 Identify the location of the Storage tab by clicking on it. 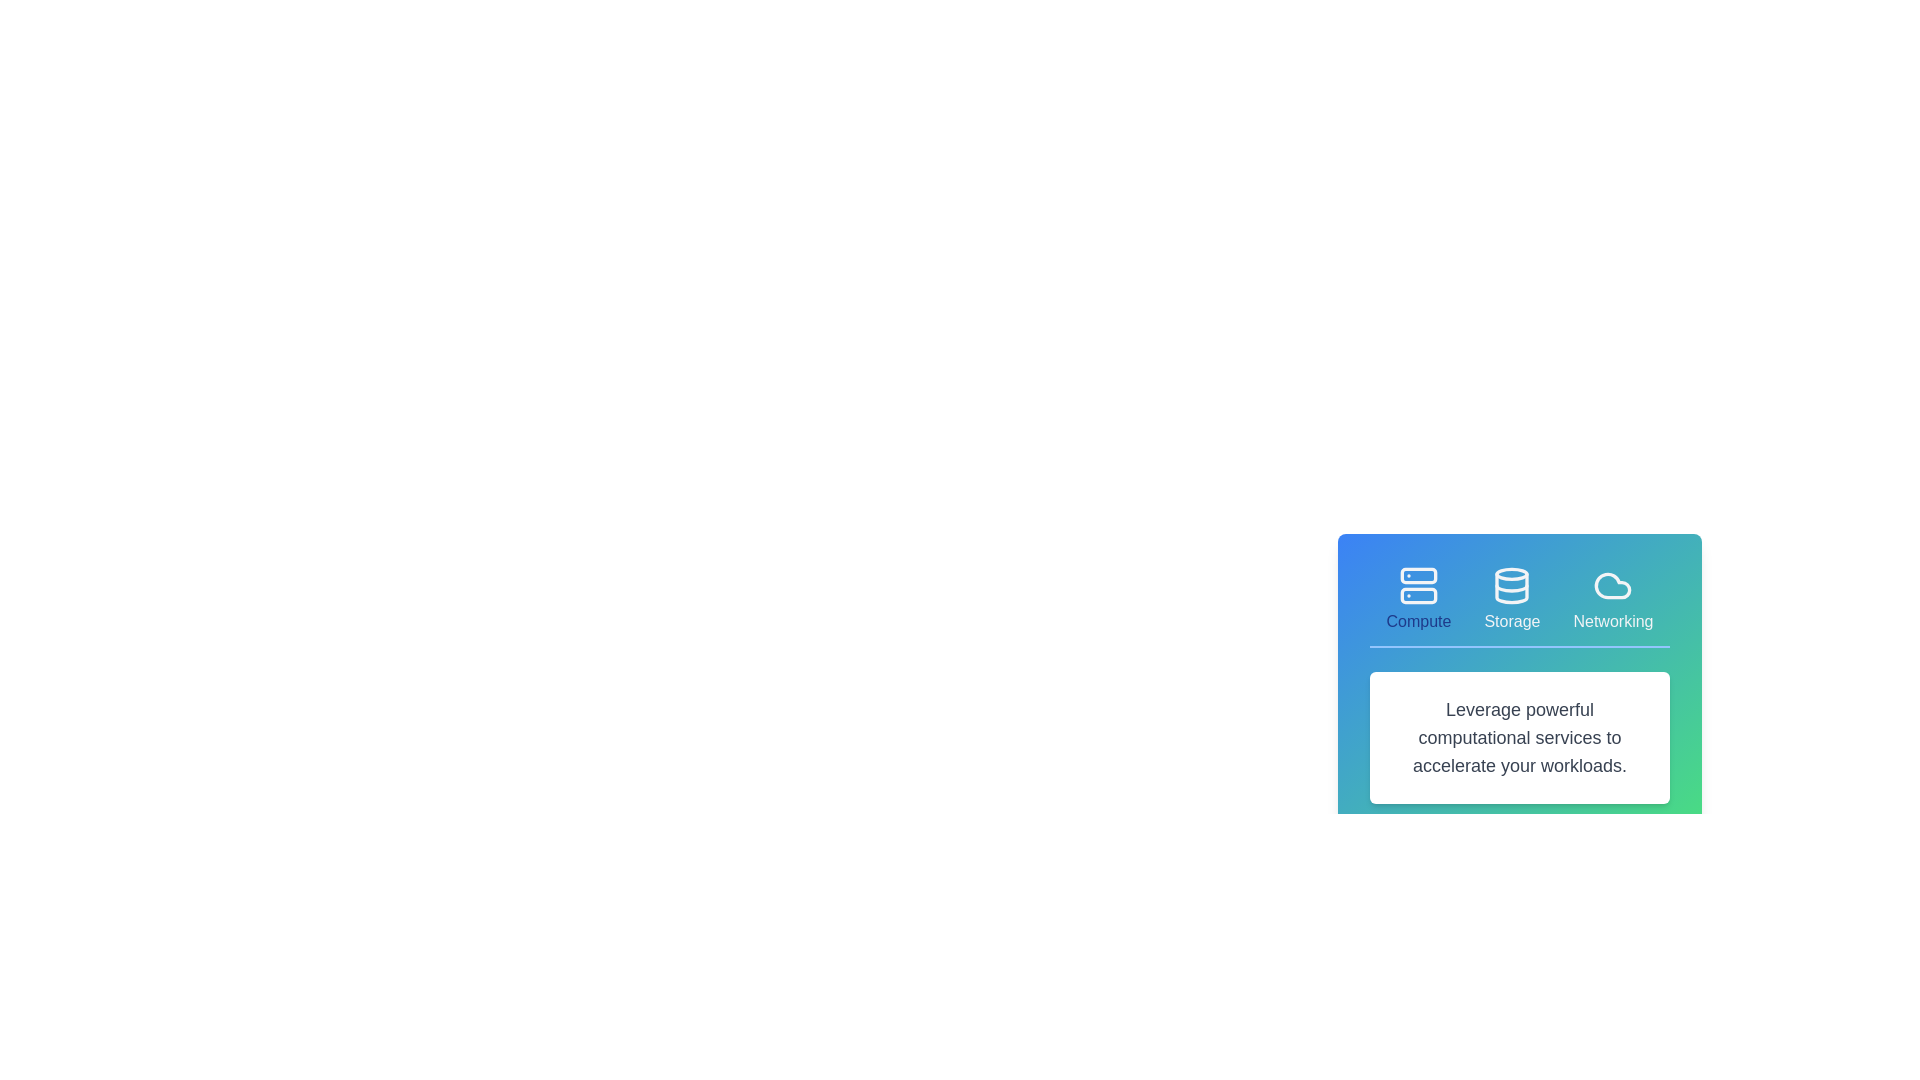
(1512, 599).